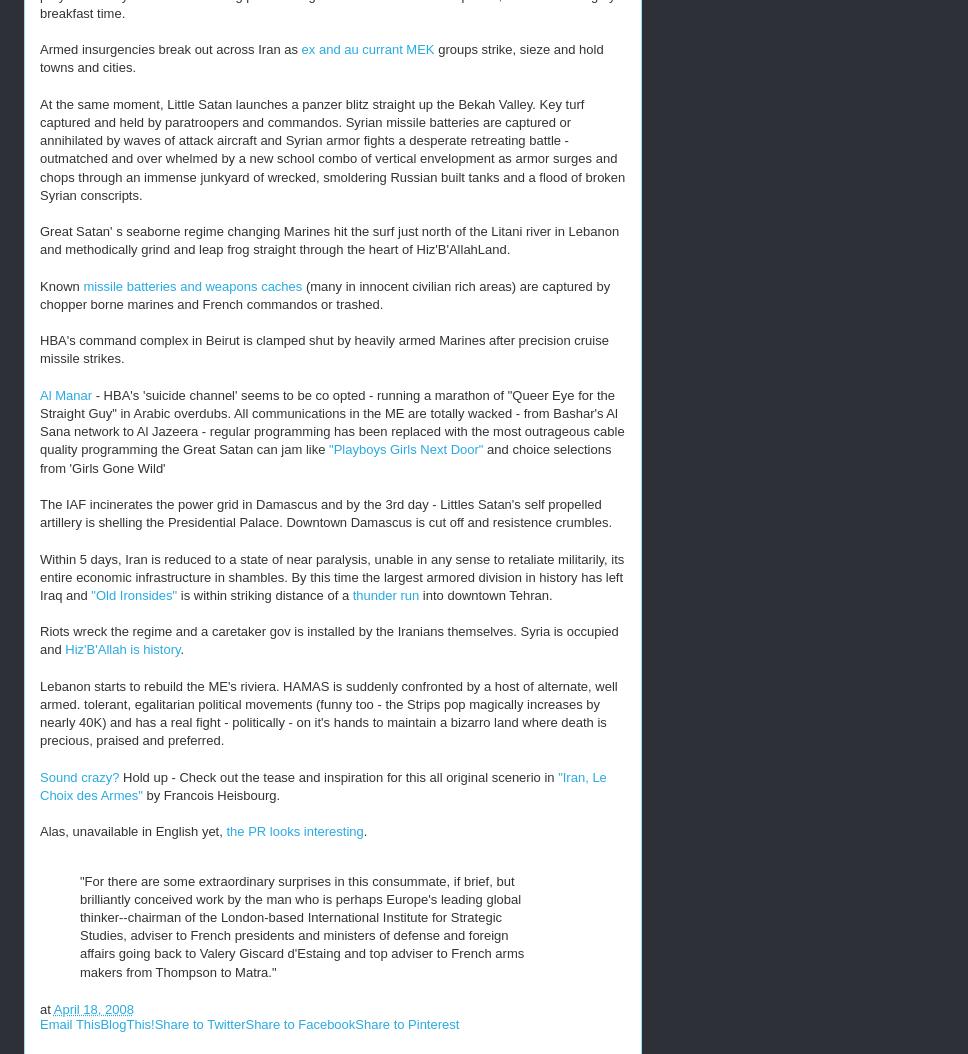  Describe the element at coordinates (39, 640) in the screenshot. I see `'Riots wreck the regime and a caretaker gov is installed by the Iranians themselves. Syria is occupied and'` at that location.